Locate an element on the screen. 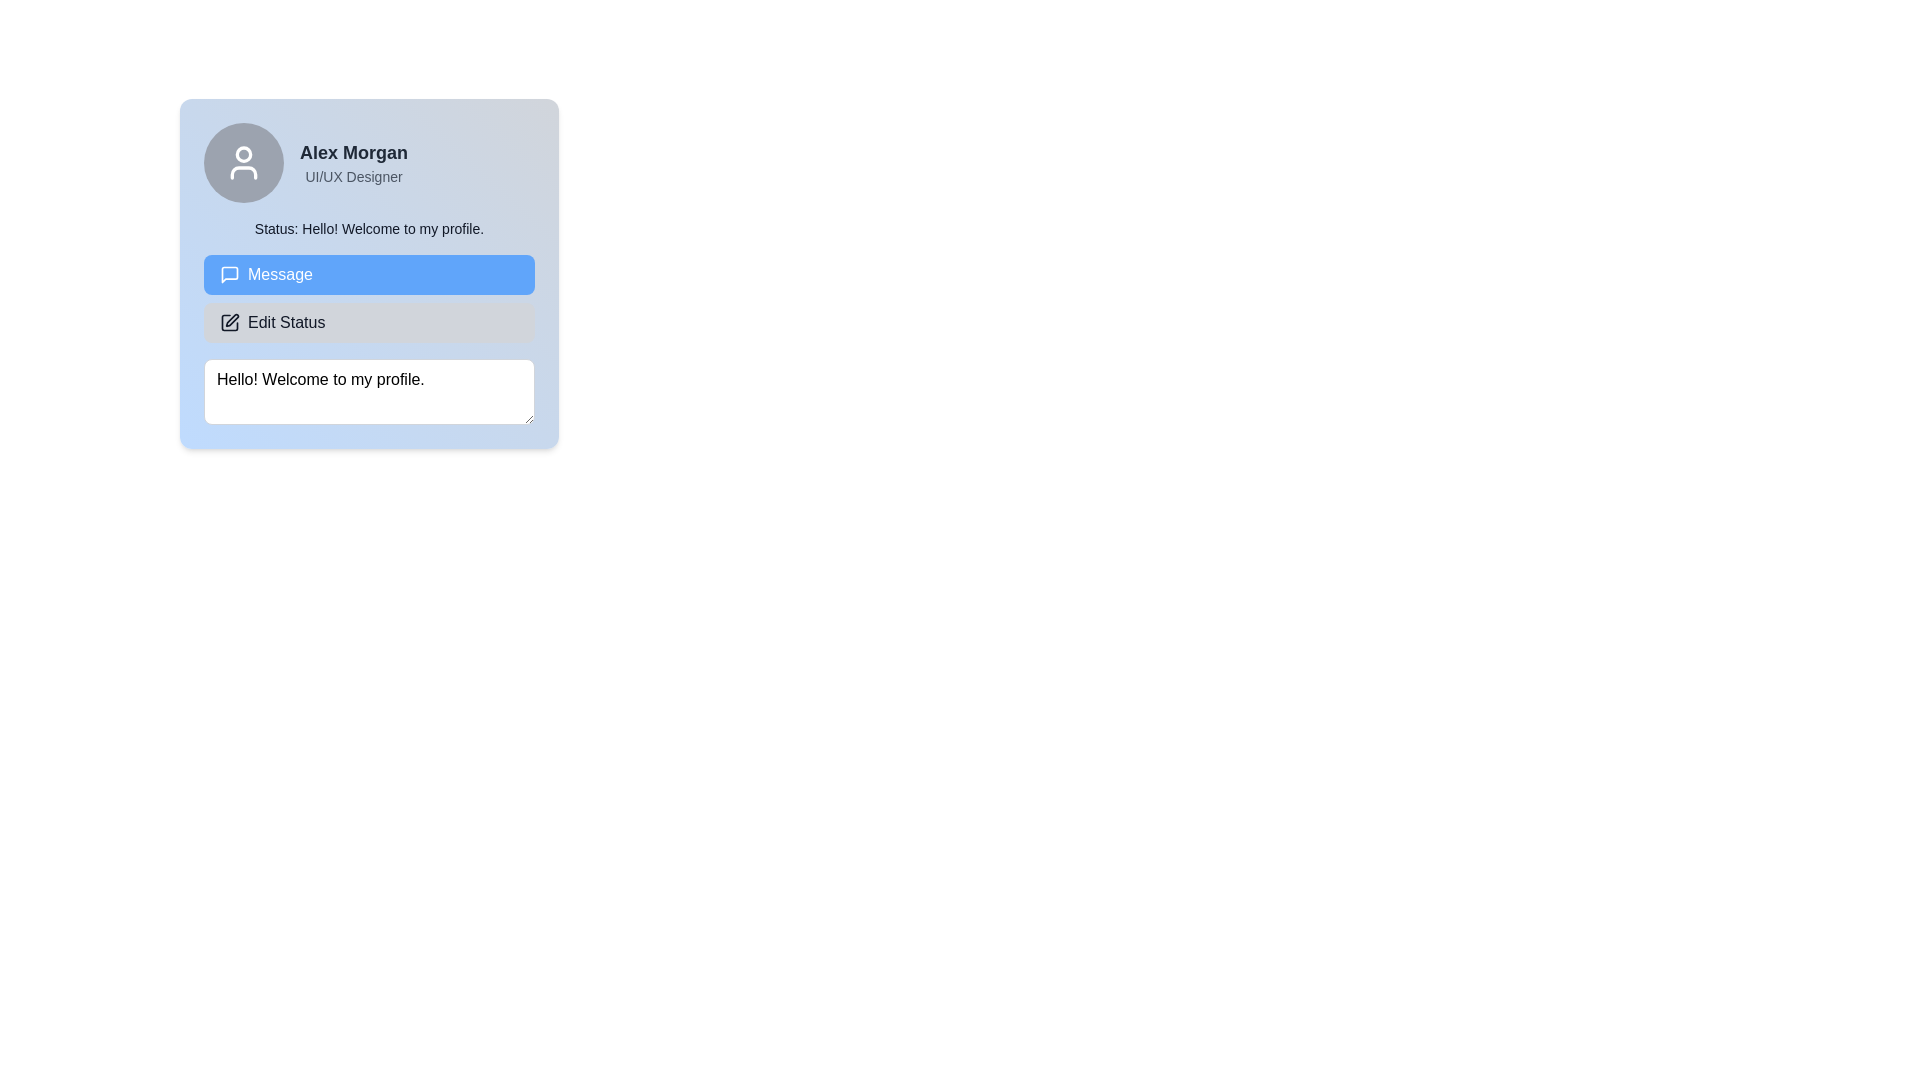 The width and height of the screenshot is (1920, 1080). the text block displaying the user's name and title, located to the right of the circular profile icon in the upper-left corner of the card layout is located at coordinates (354, 161).